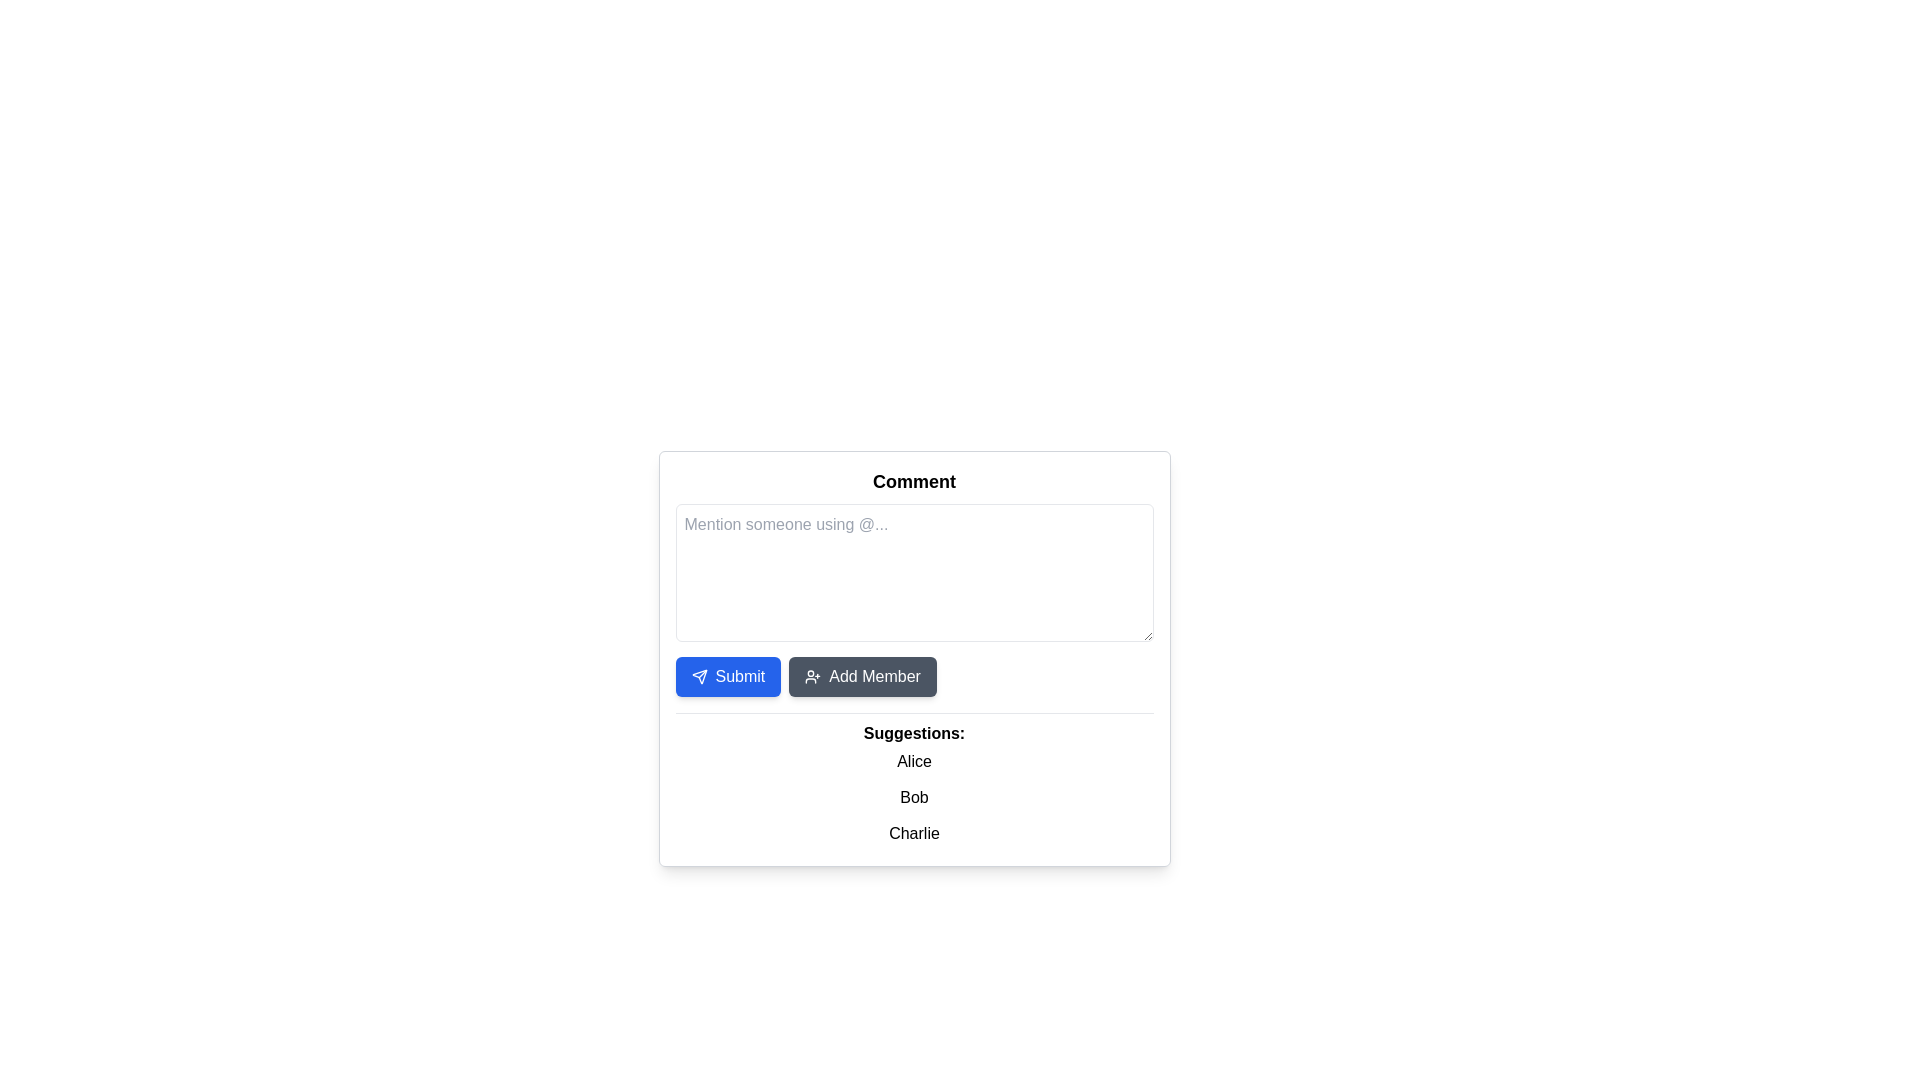  Describe the element at coordinates (913, 797) in the screenshot. I see `the text-based selection item displaying 'Bob', which is the second suggestion in the list under the heading 'Suggestions:'` at that location.